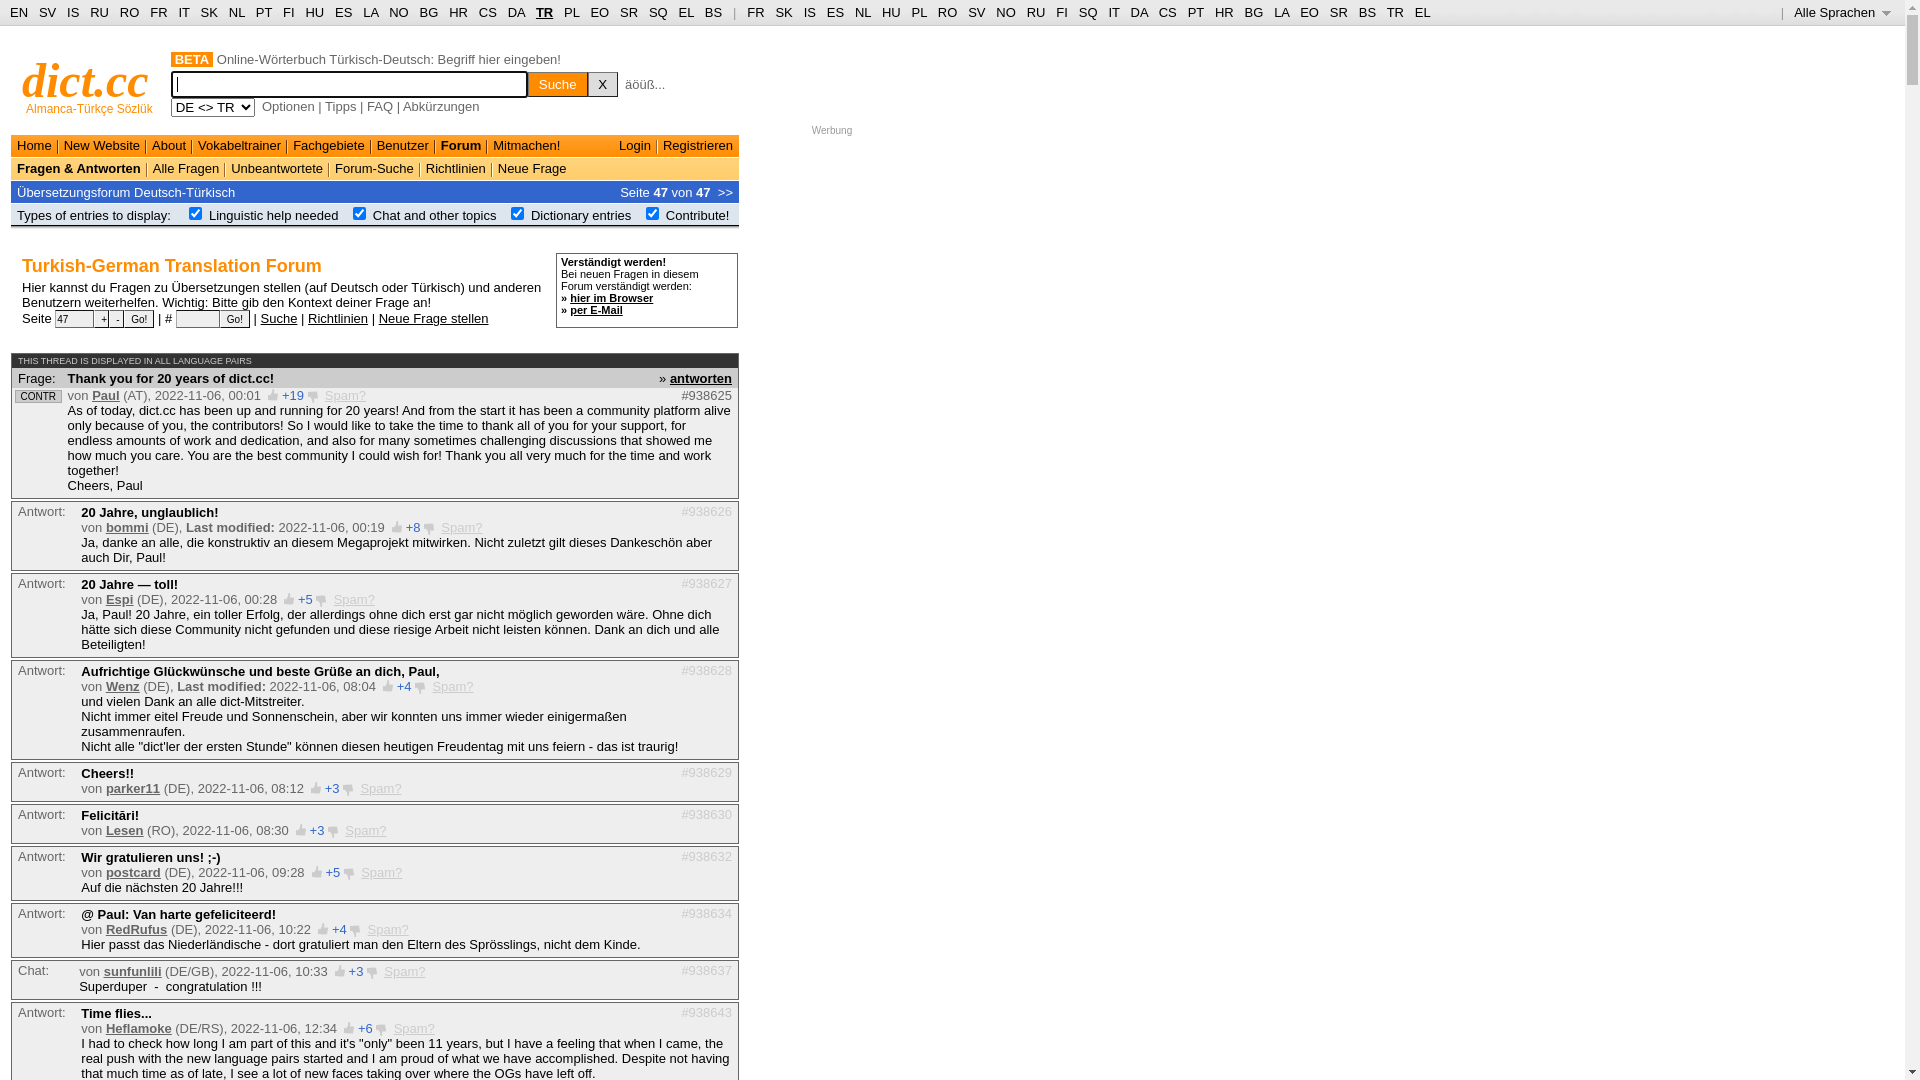 The image size is (1920, 1080). Describe the element at coordinates (432, 316) in the screenshot. I see `'Neue Frage stellen'` at that location.